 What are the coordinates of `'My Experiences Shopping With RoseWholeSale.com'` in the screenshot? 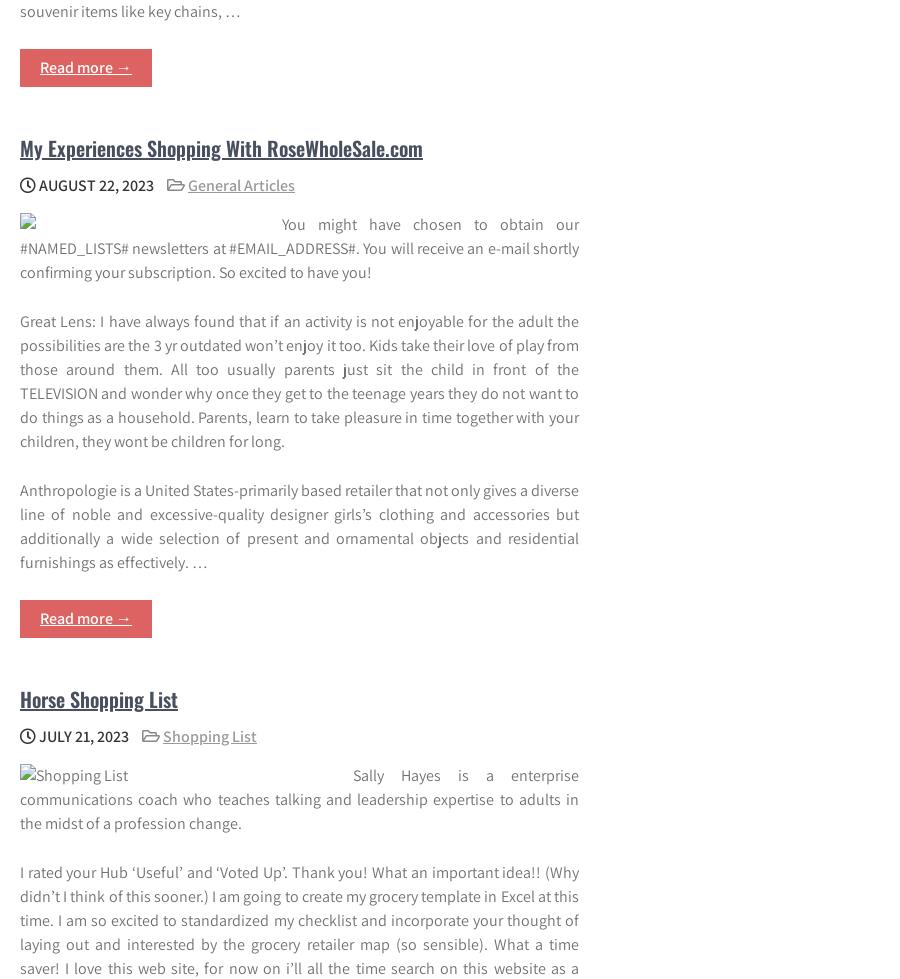 It's located at (221, 147).